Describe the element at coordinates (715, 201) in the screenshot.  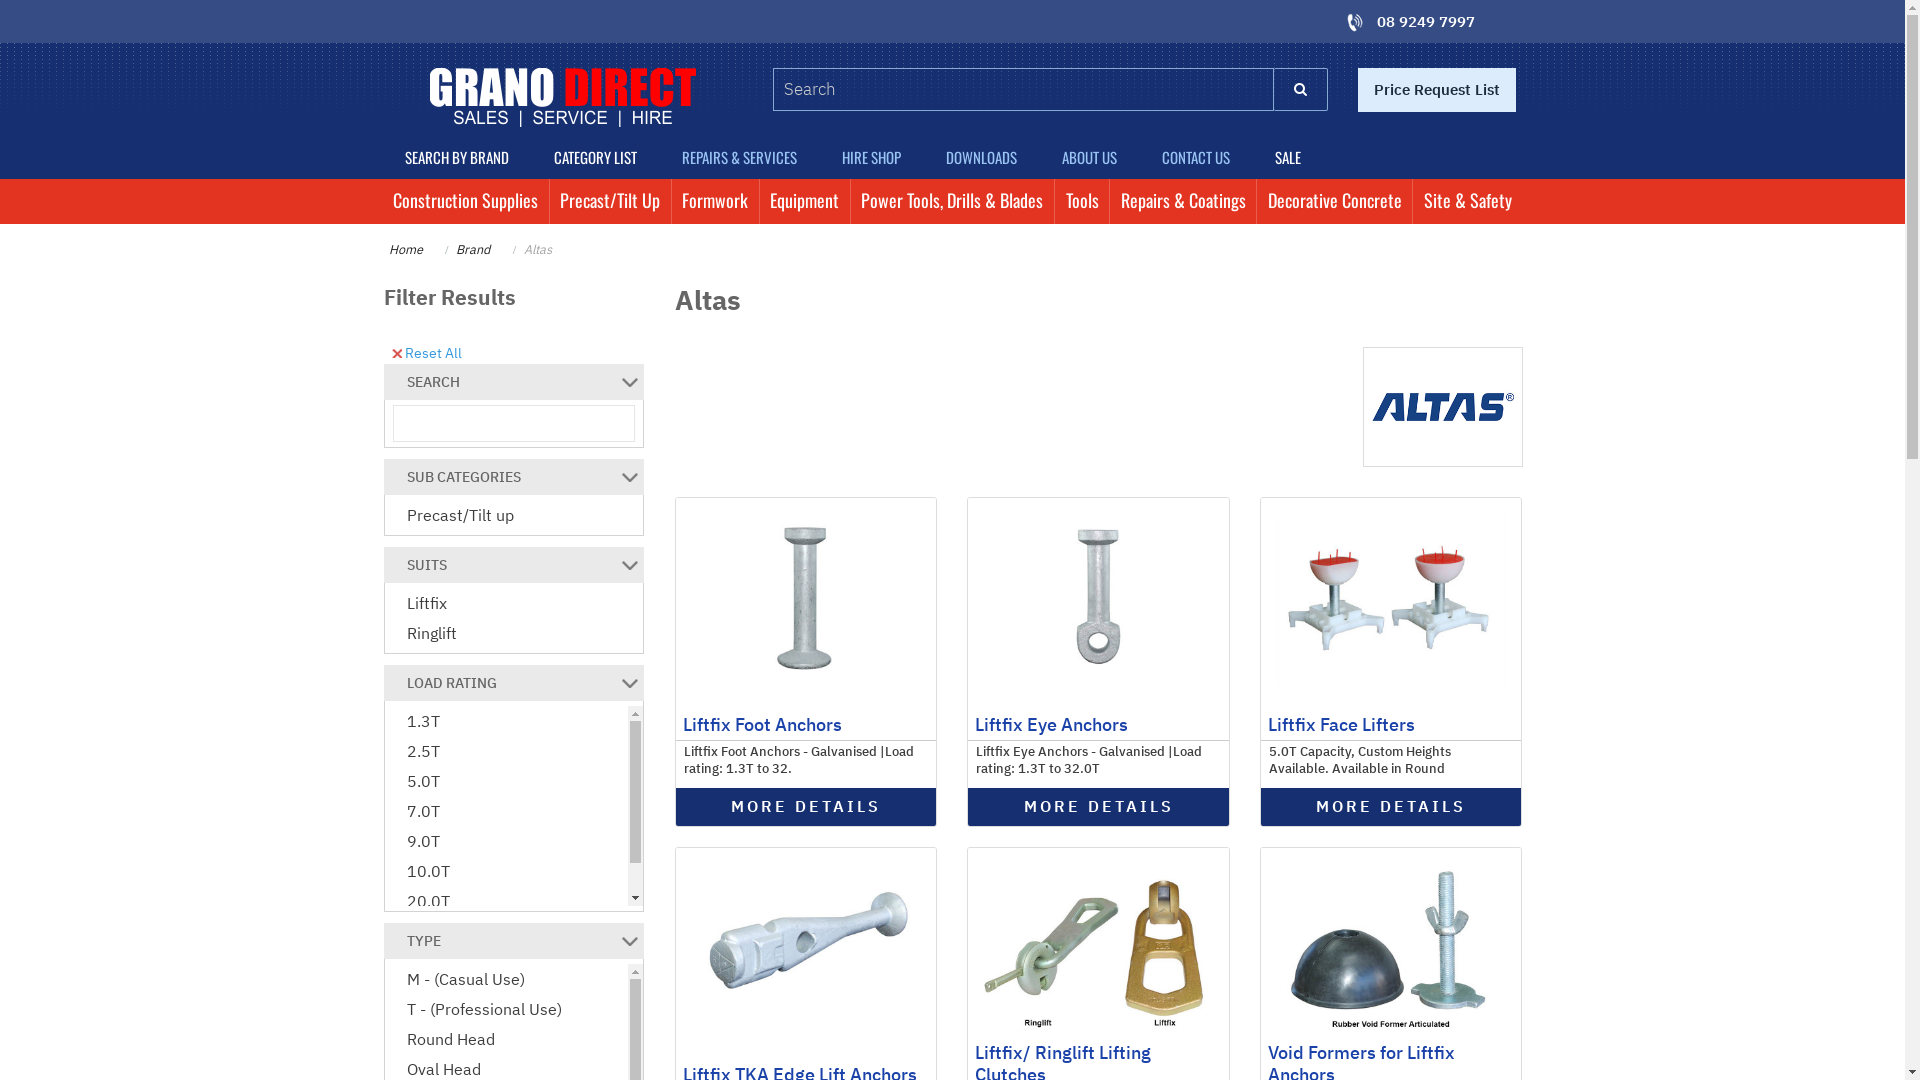
I see `'Formwork'` at that location.